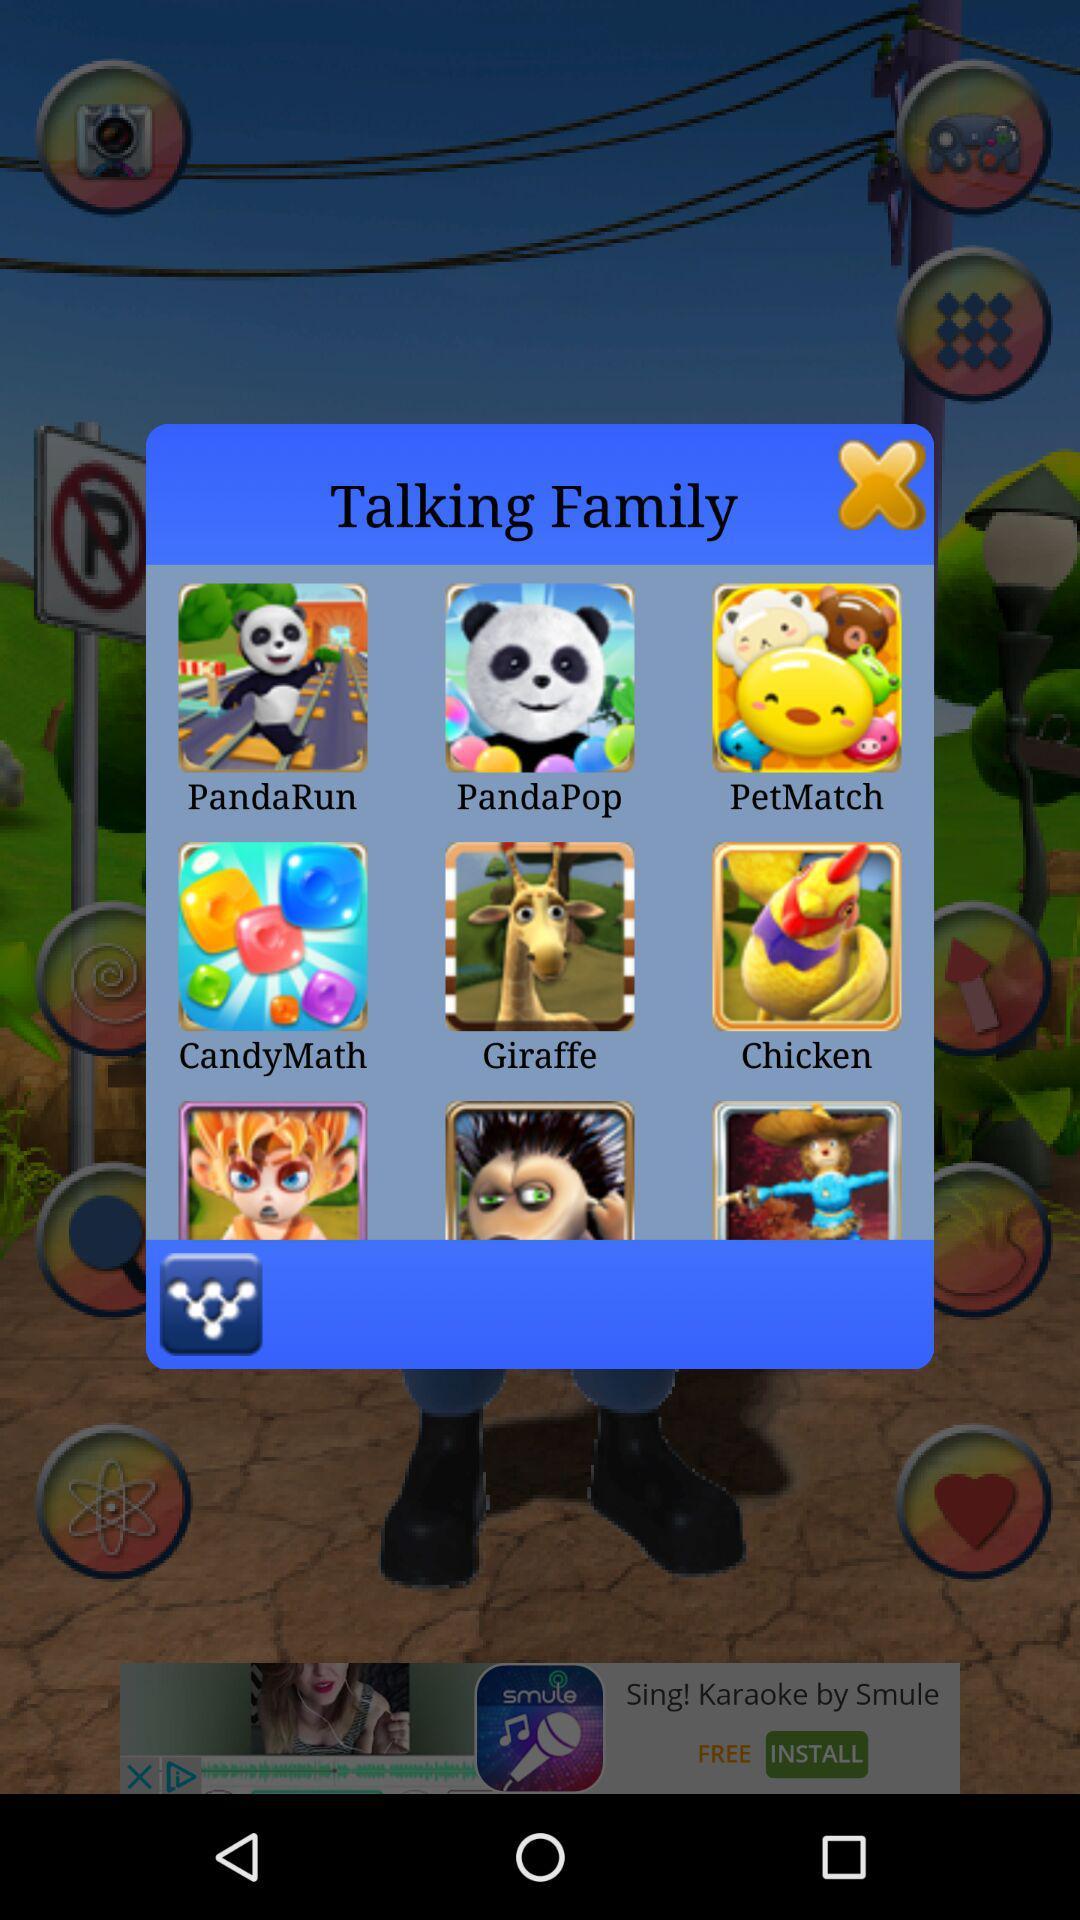 The width and height of the screenshot is (1080, 1920). What do you see at coordinates (211, 1304) in the screenshot?
I see `the icon at the bottom left corner` at bounding box center [211, 1304].